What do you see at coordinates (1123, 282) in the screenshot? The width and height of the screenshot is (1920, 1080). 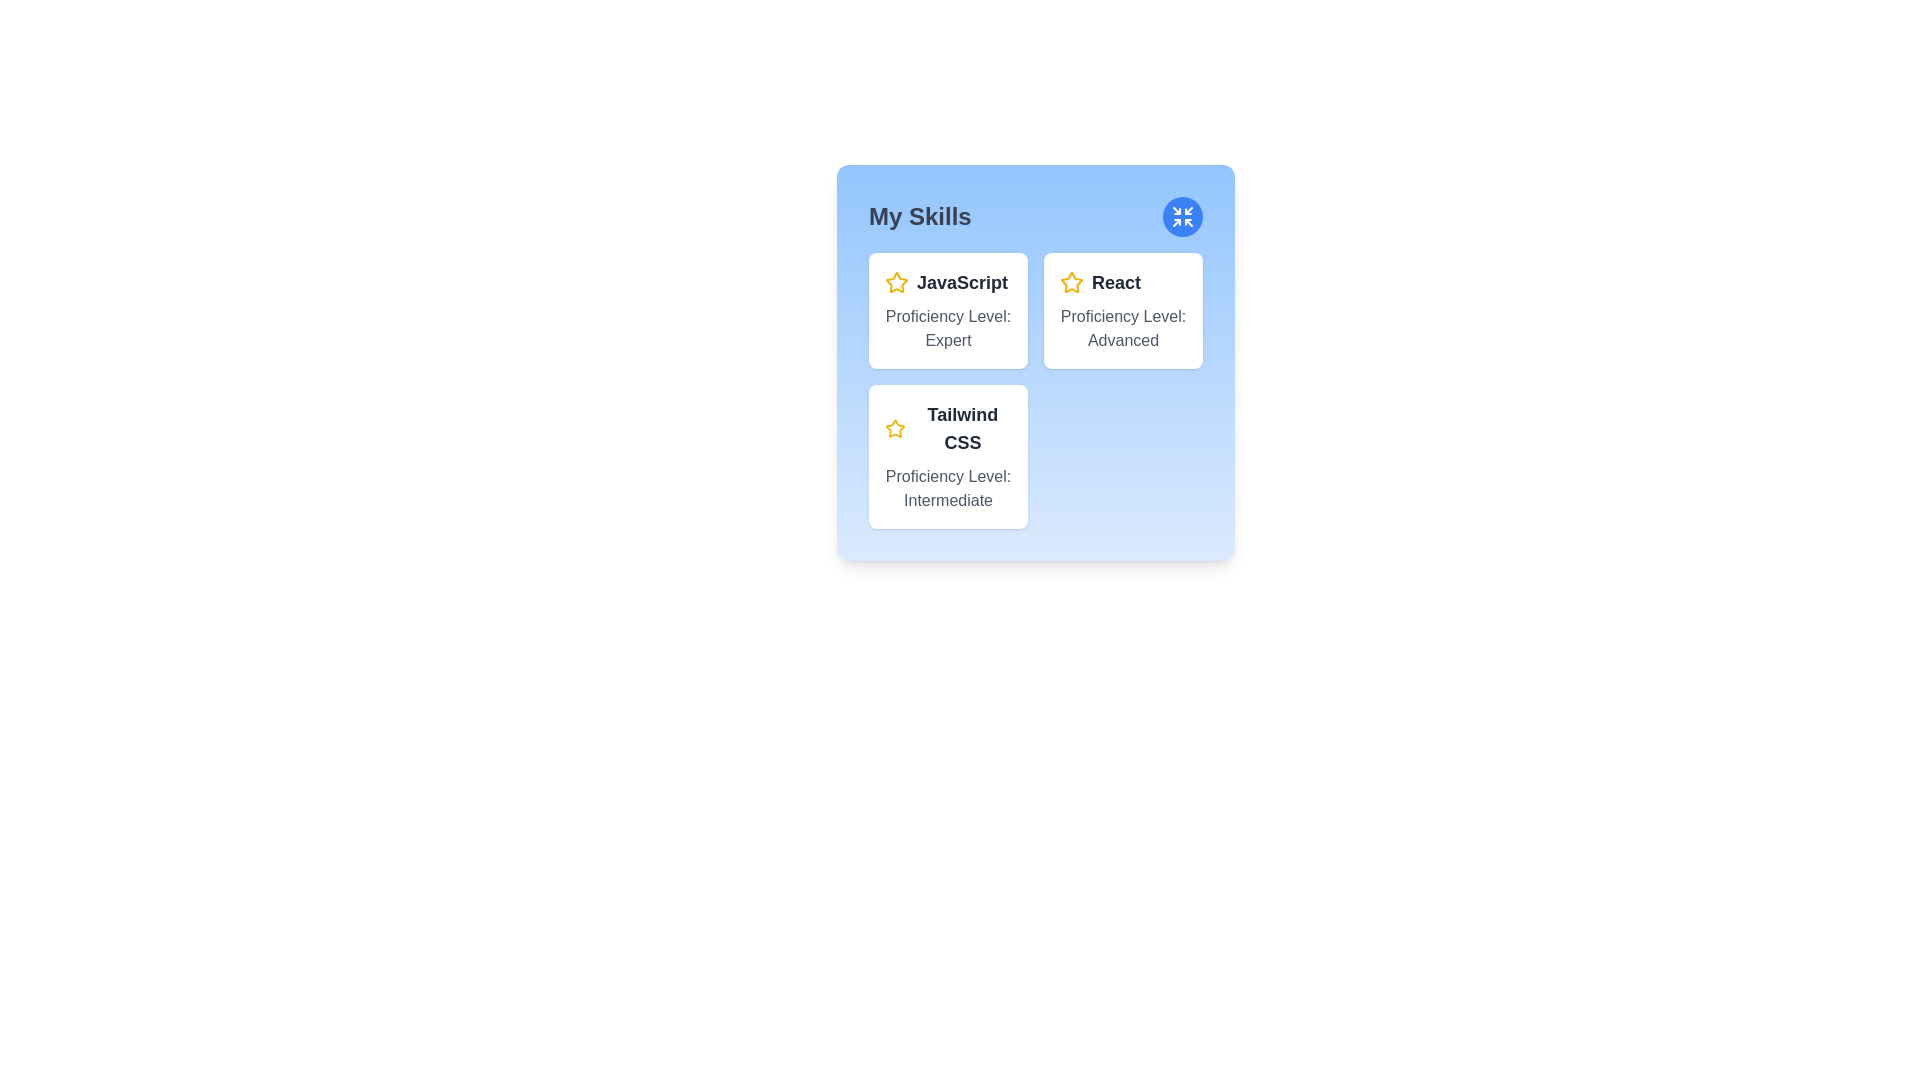 I see `the text label displaying 'React', which is in bold and slightly larger font, located in the top-right corner of the skills section, adjacent to a yellow star icon` at bounding box center [1123, 282].